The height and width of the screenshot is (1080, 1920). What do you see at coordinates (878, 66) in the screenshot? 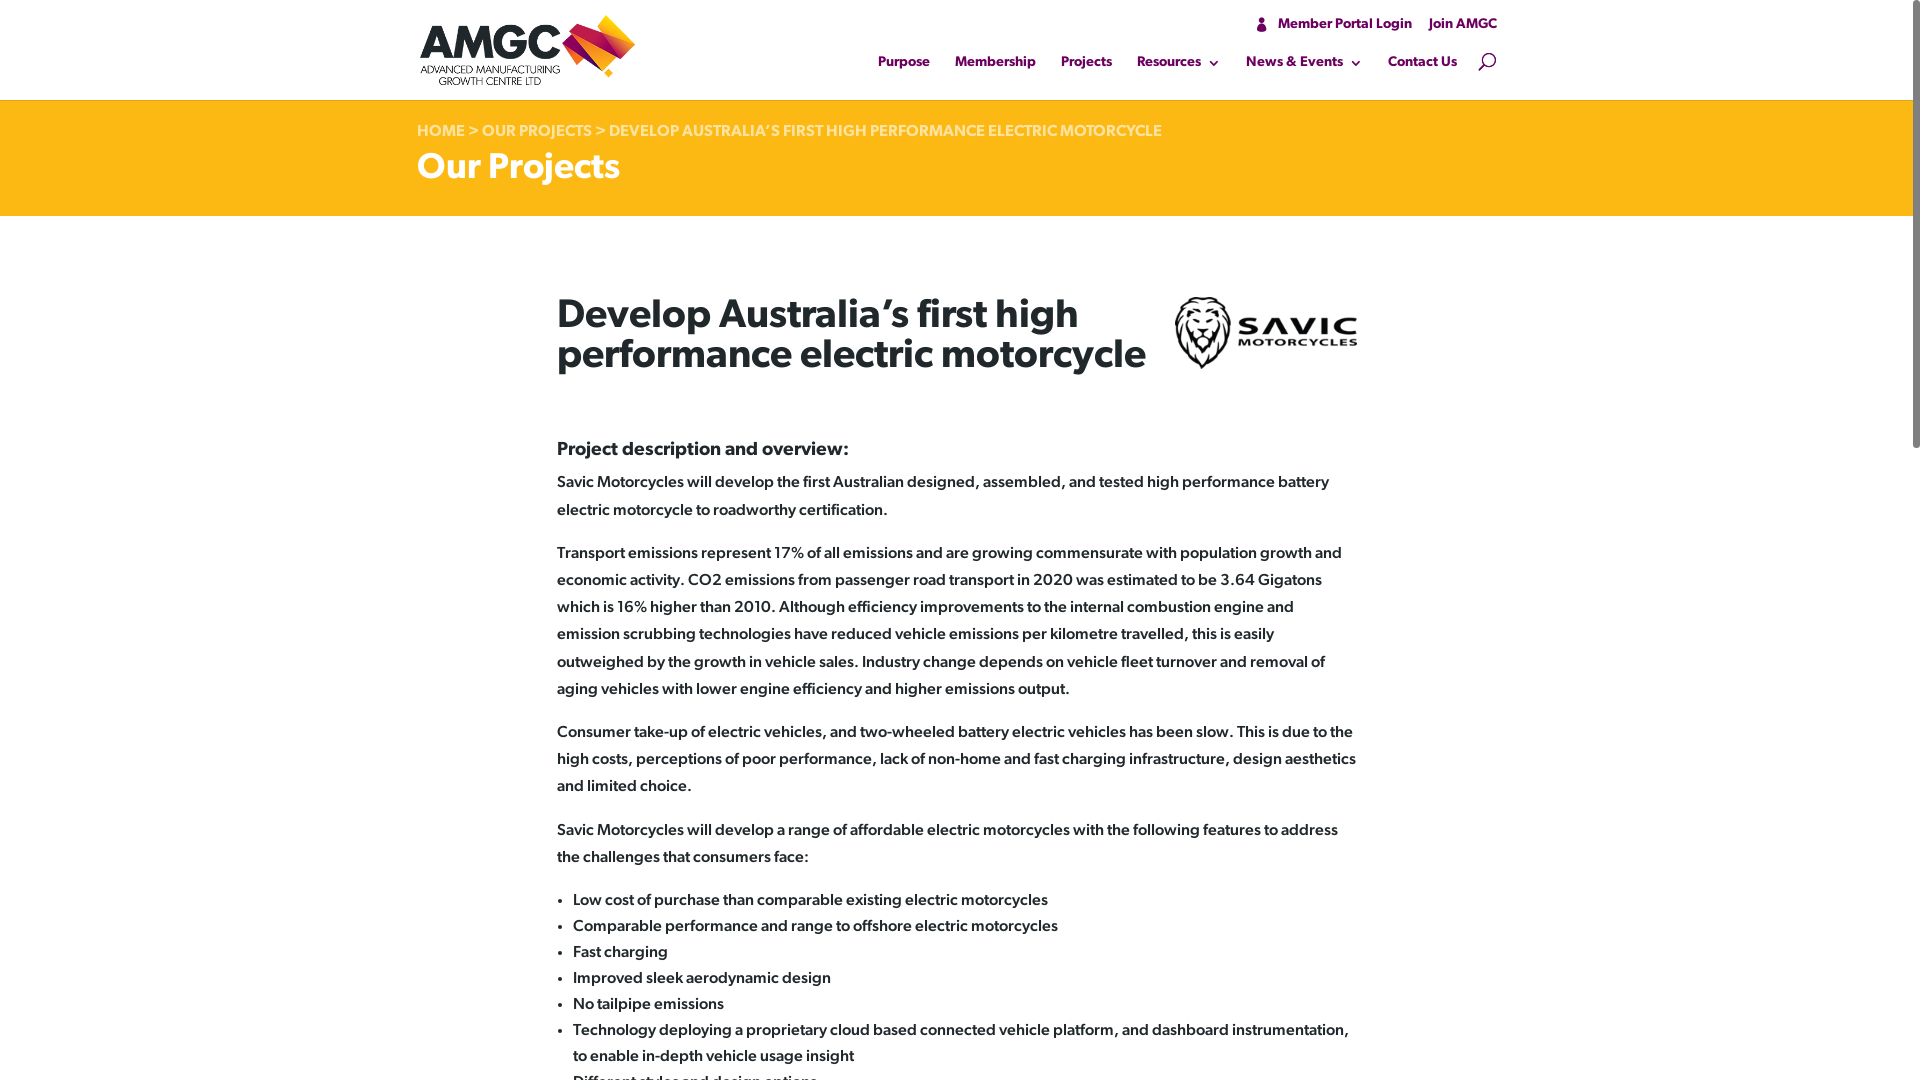
I see `'Purpose'` at bounding box center [878, 66].